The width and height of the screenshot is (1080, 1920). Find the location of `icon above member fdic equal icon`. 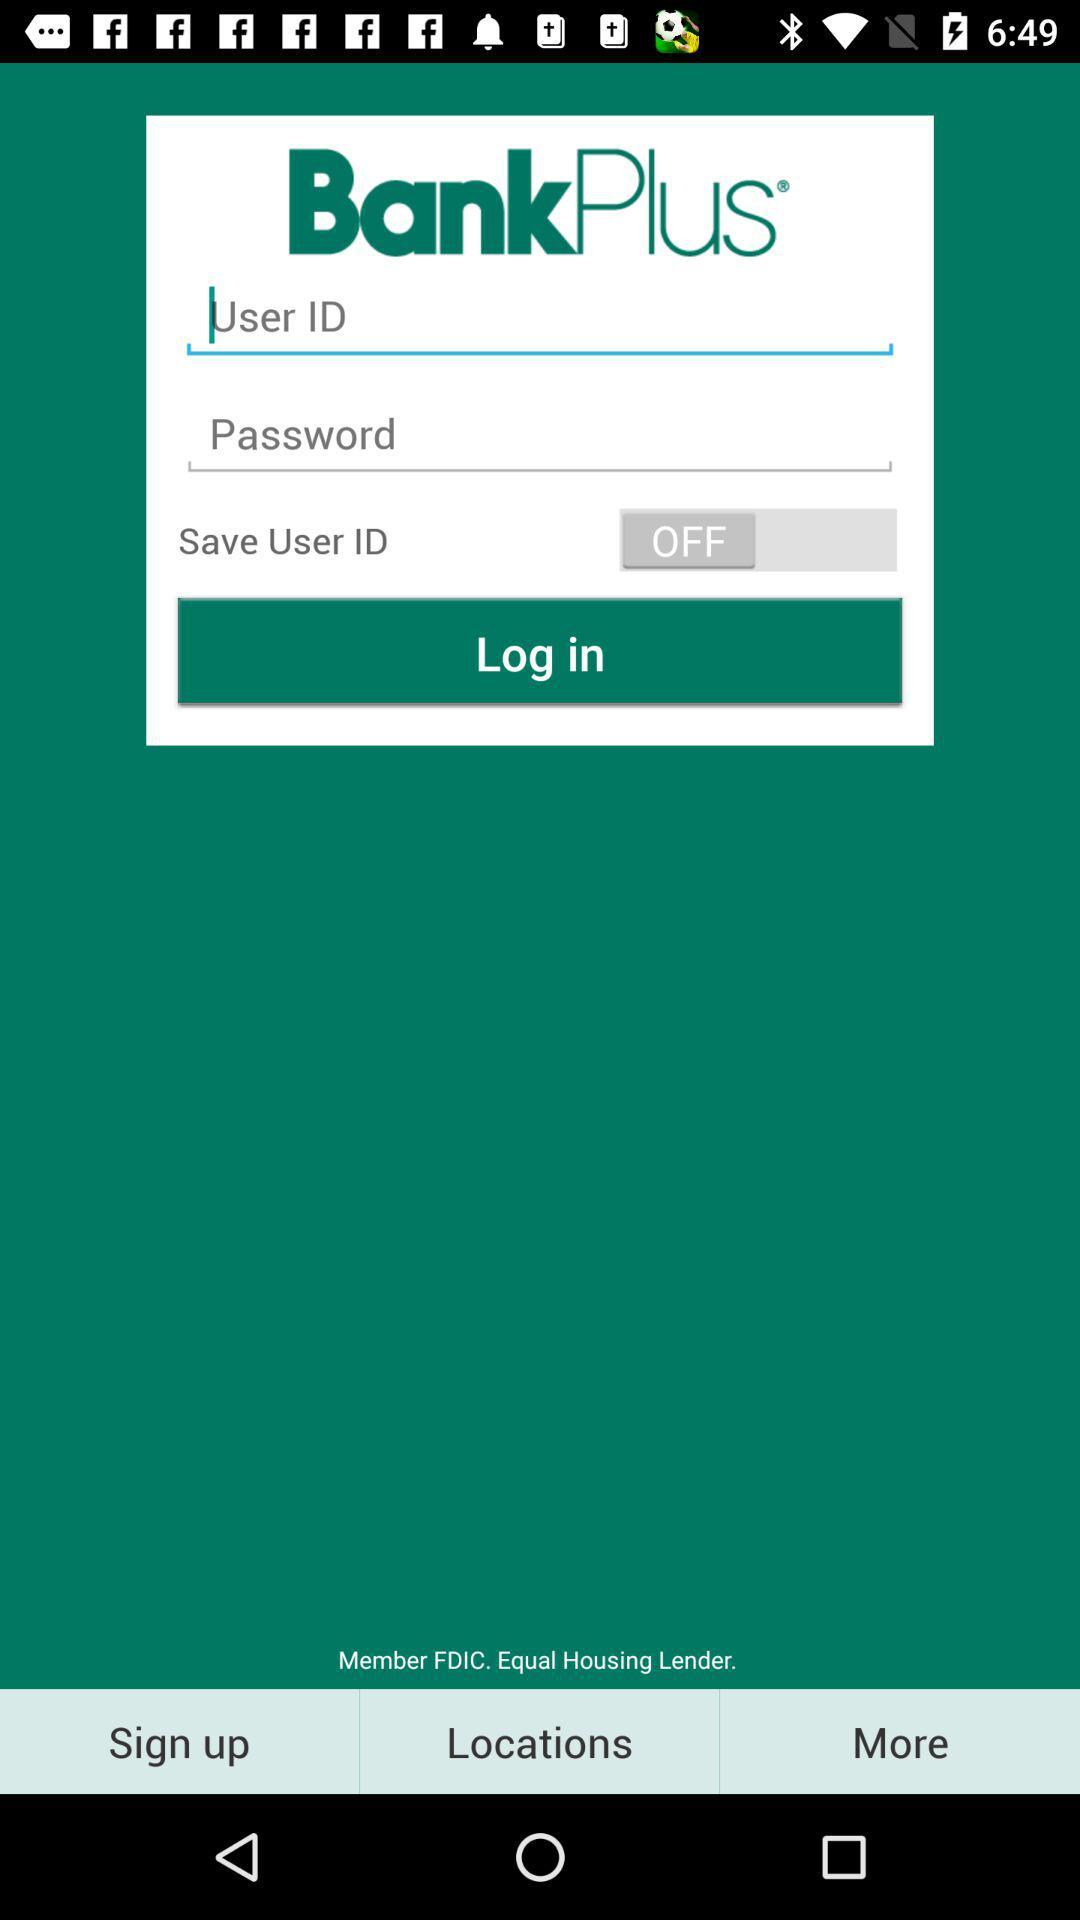

icon above member fdic equal icon is located at coordinates (540, 652).